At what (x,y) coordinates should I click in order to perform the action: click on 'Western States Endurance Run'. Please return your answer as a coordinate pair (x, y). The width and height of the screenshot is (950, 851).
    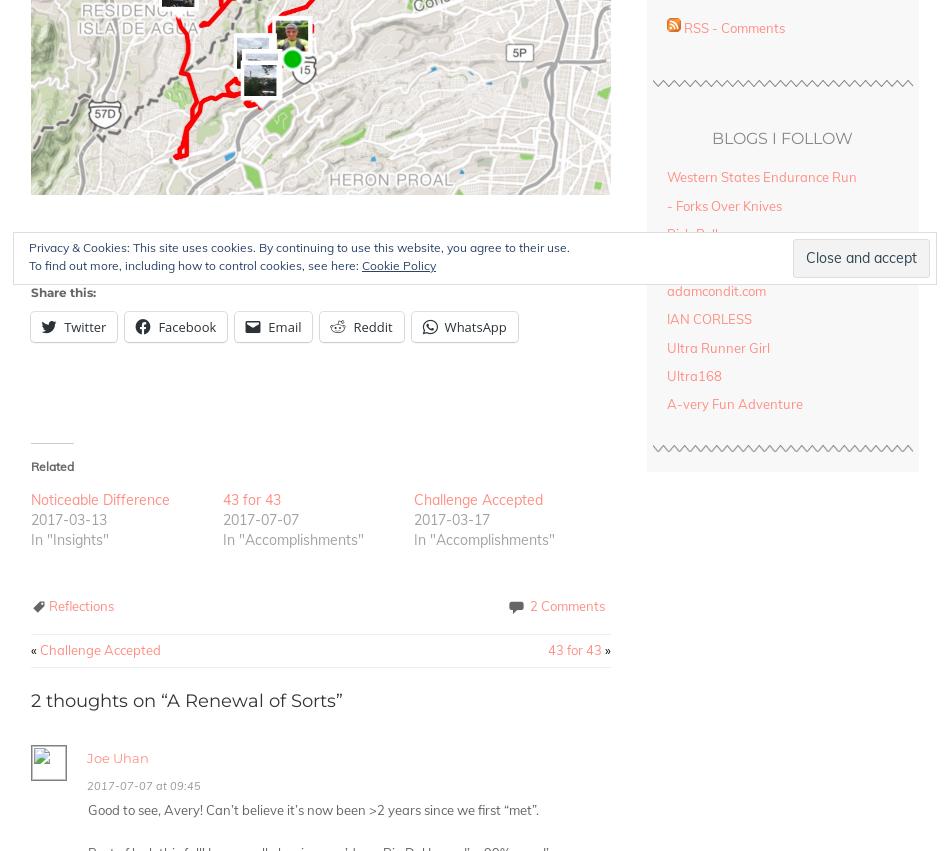
    Looking at the image, I should click on (666, 176).